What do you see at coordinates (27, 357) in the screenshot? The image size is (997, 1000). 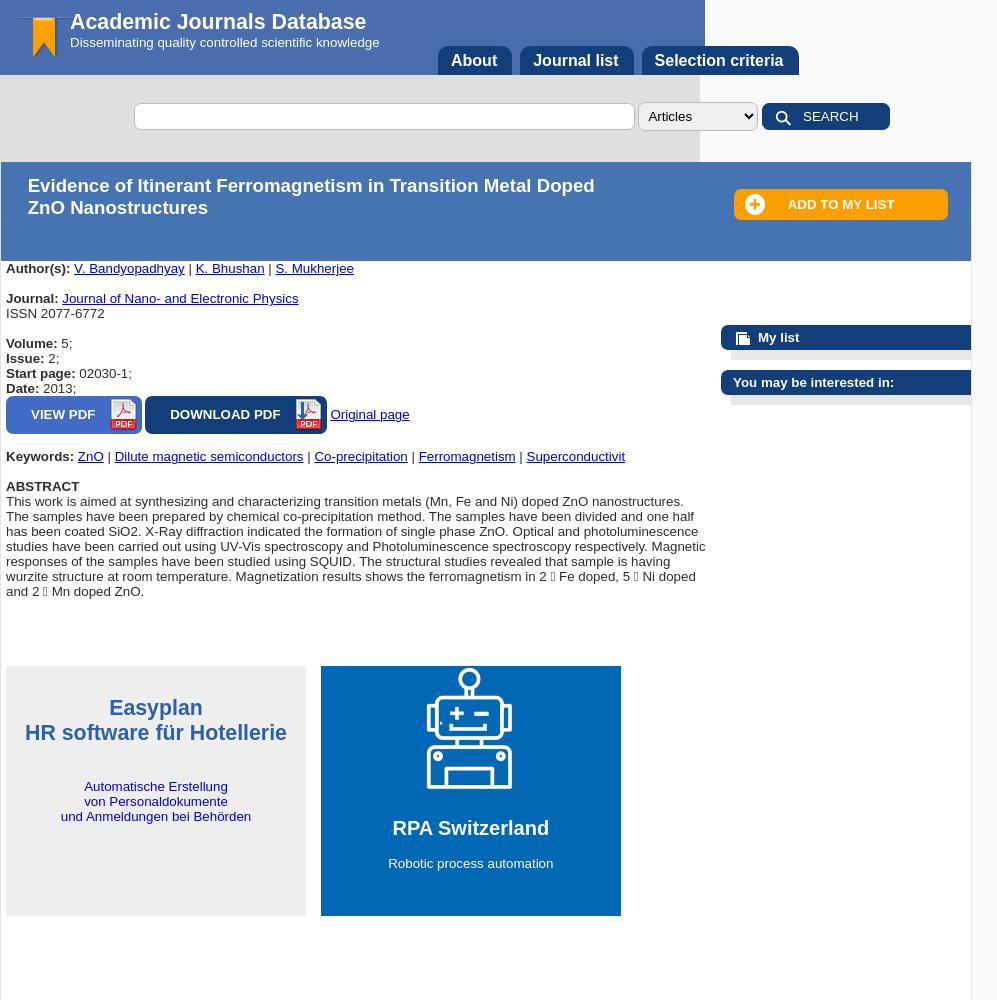 I see `'Issue:'` at bounding box center [27, 357].